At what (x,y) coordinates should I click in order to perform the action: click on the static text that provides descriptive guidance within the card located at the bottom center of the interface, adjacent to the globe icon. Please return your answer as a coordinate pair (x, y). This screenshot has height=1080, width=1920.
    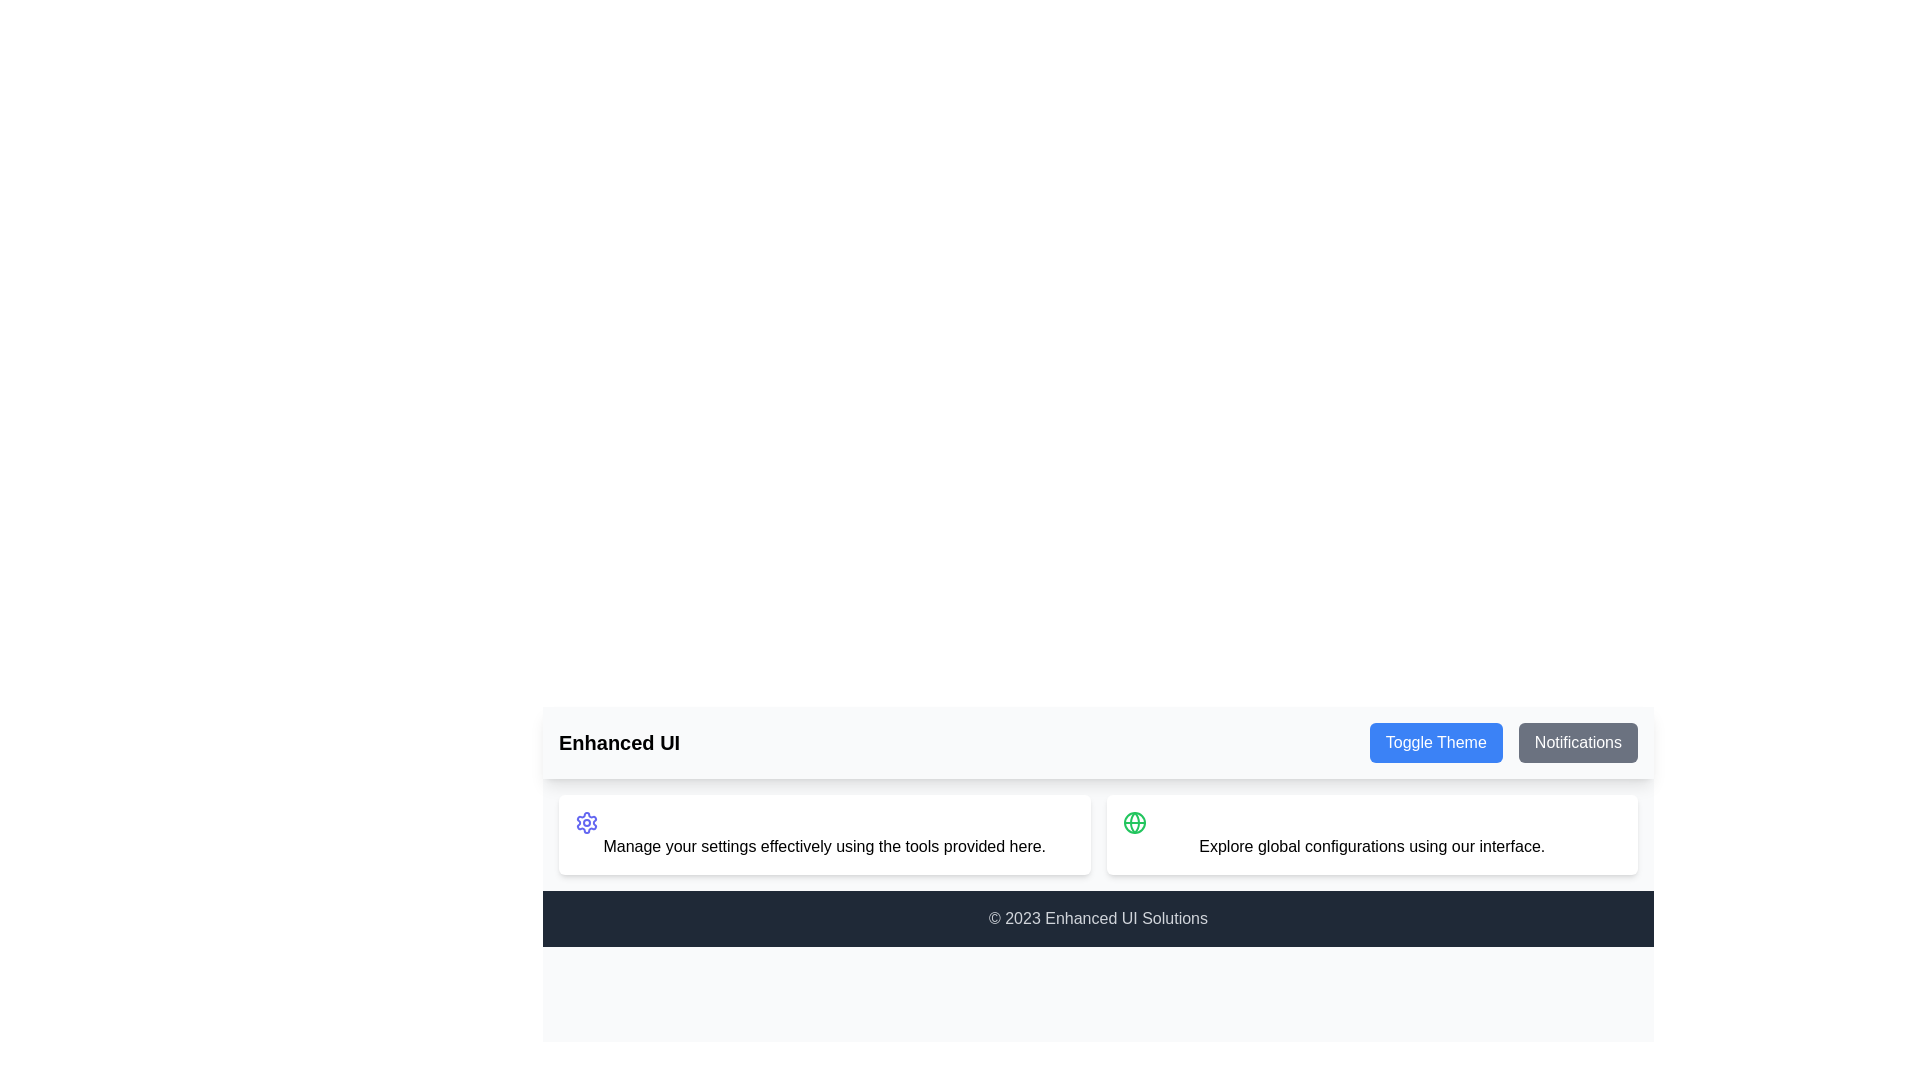
    Looking at the image, I should click on (1371, 846).